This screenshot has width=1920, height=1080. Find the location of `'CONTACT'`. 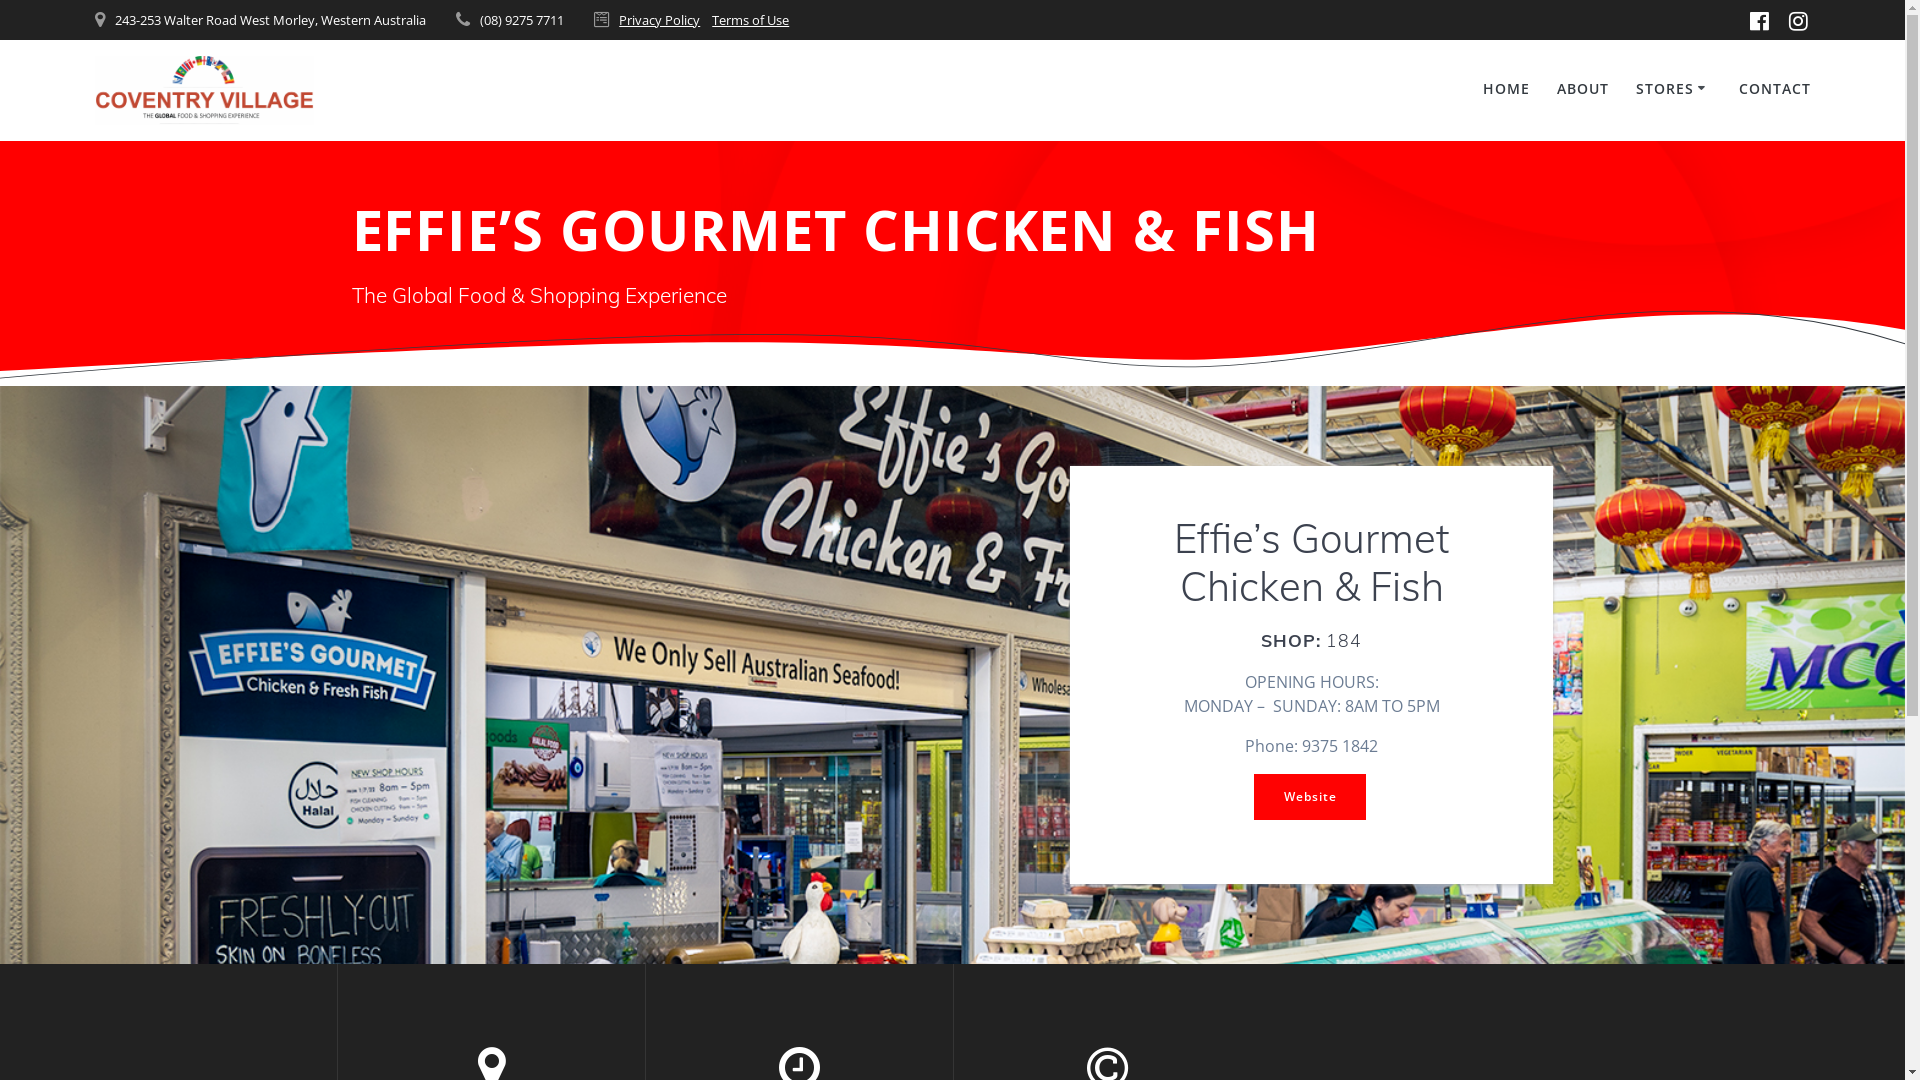

'CONTACT' is located at coordinates (1775, 90).